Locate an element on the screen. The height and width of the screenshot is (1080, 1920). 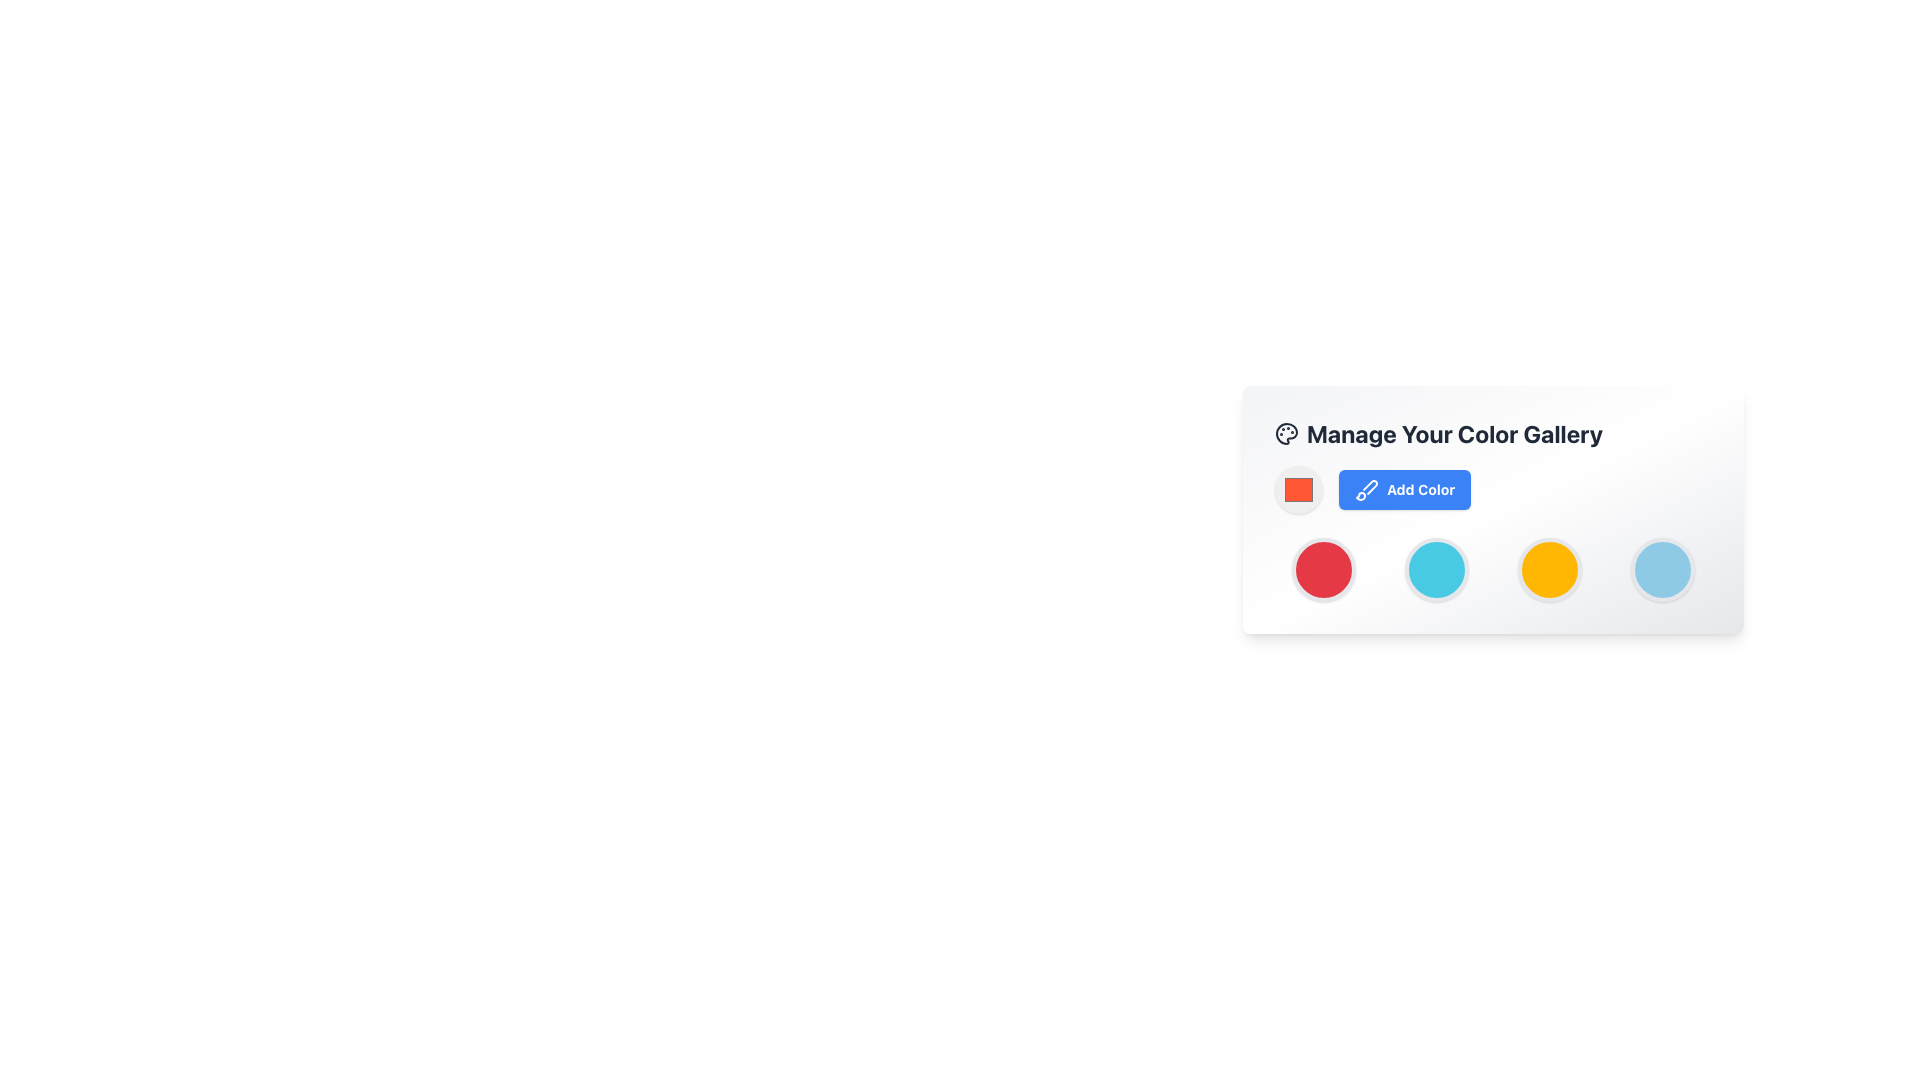
the yellow circular button in the color gallery grid is located at coordinates (1549, 570).